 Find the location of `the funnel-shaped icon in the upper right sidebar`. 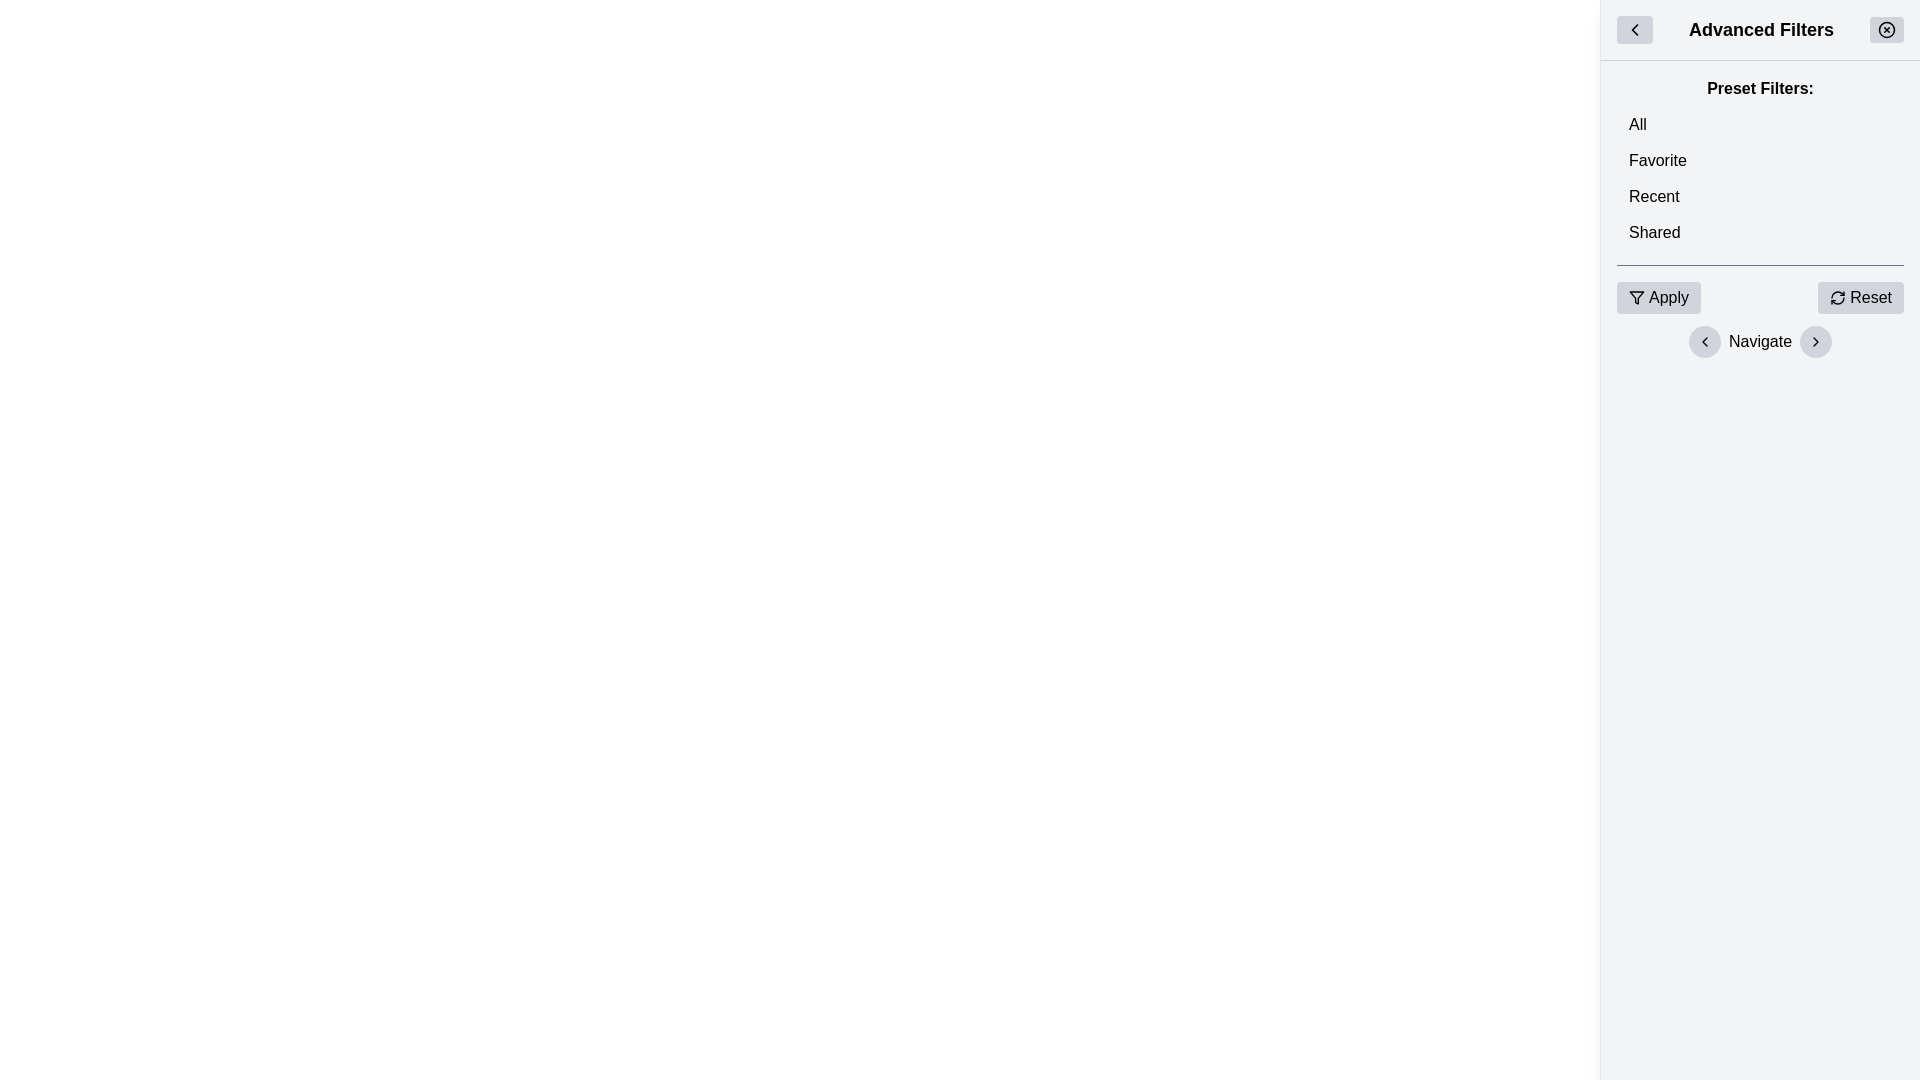

the funnel-shaped icon in the upper right sidebar is located at coordinates (1636, 297).